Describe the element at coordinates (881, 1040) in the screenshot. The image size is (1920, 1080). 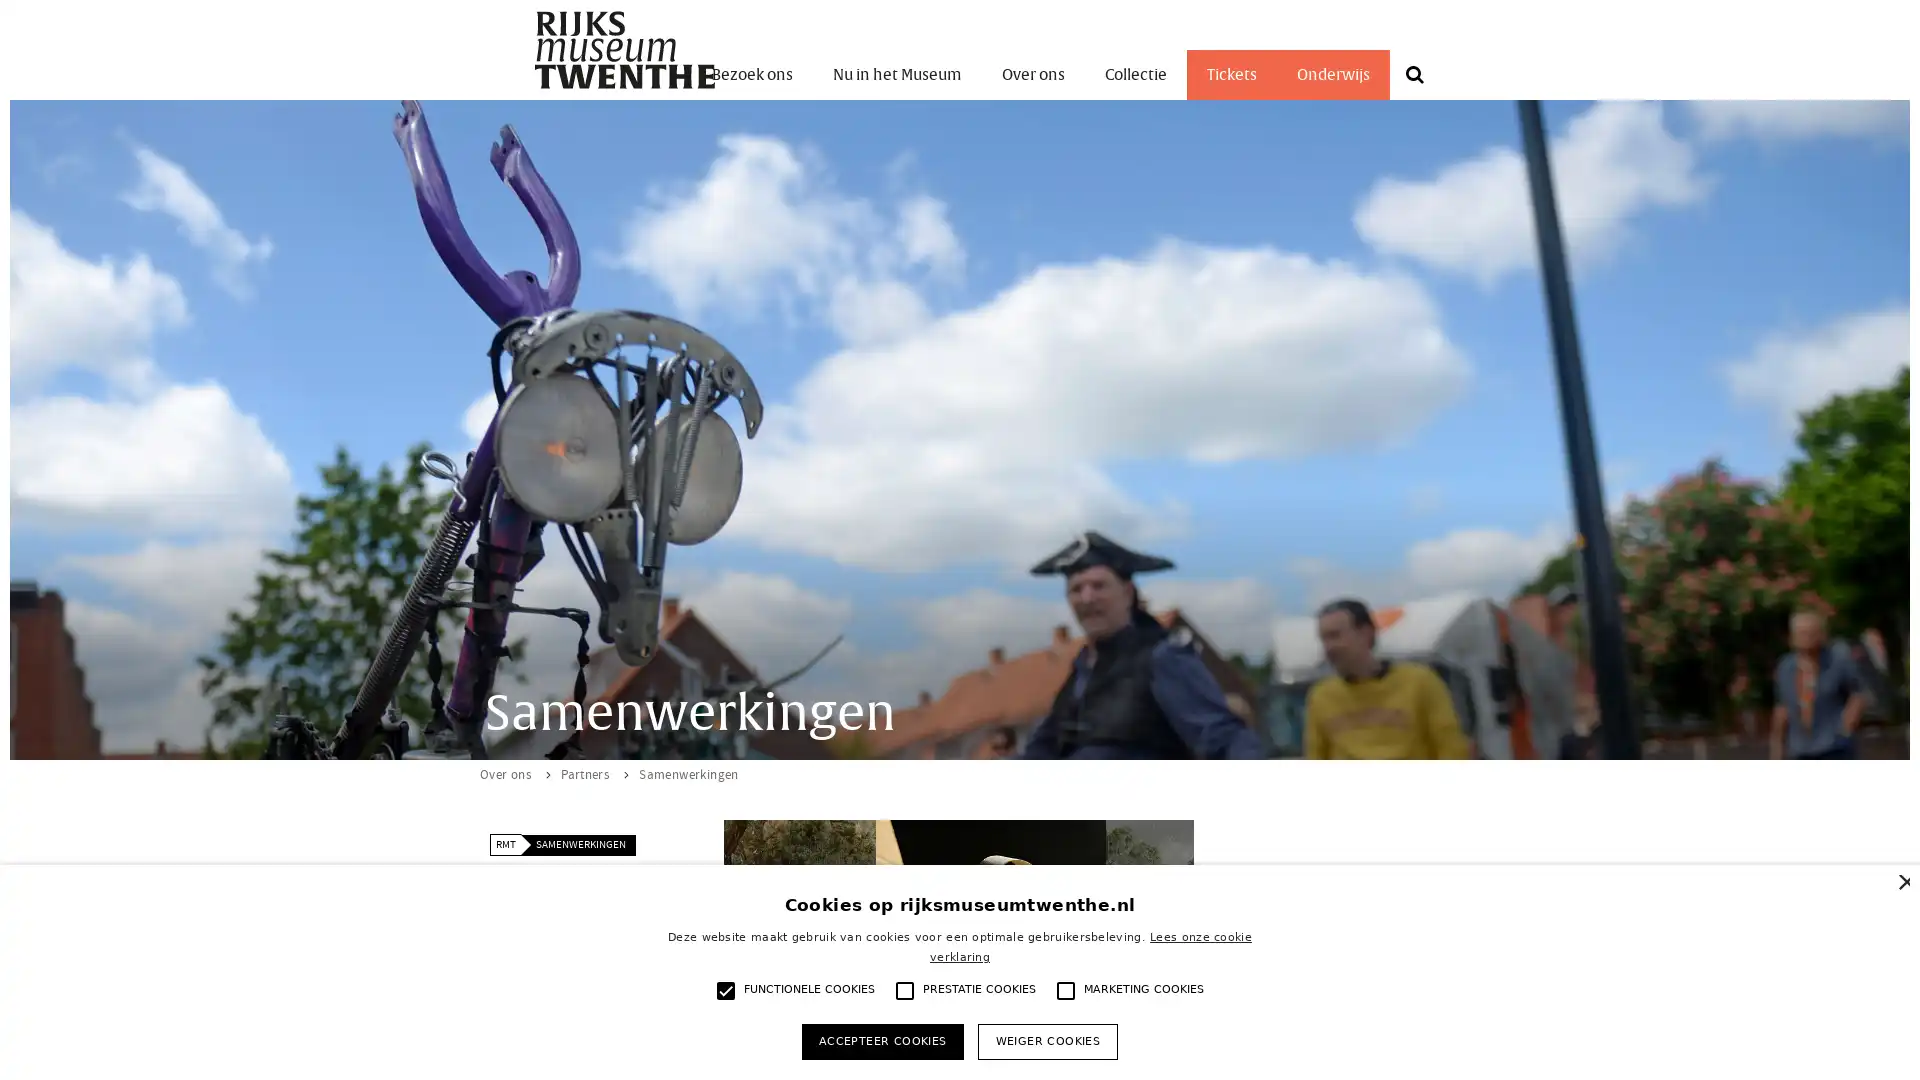
I see `ACCEPTEER COOKIES` at that location.